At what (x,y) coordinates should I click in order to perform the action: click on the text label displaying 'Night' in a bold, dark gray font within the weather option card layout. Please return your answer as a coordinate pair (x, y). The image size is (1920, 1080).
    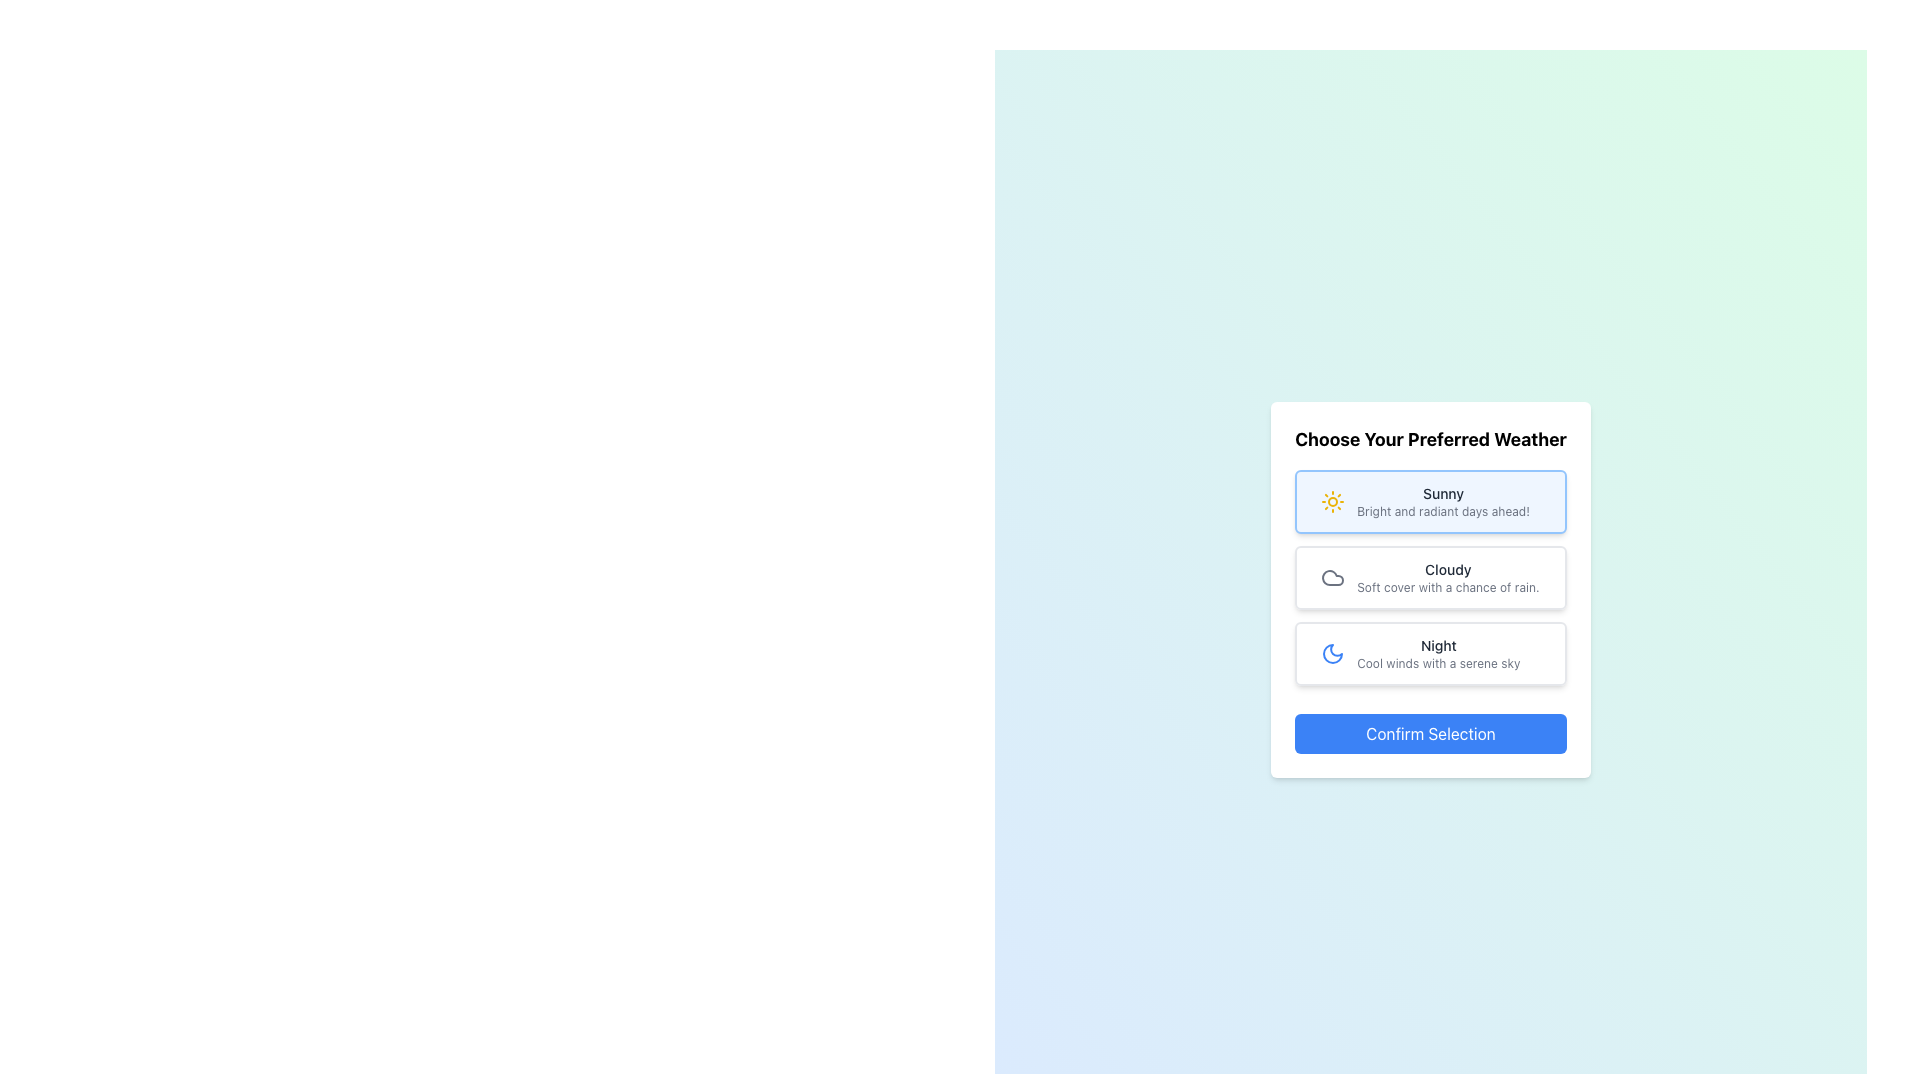
    Looking at the image, I should click on (1437, 645).